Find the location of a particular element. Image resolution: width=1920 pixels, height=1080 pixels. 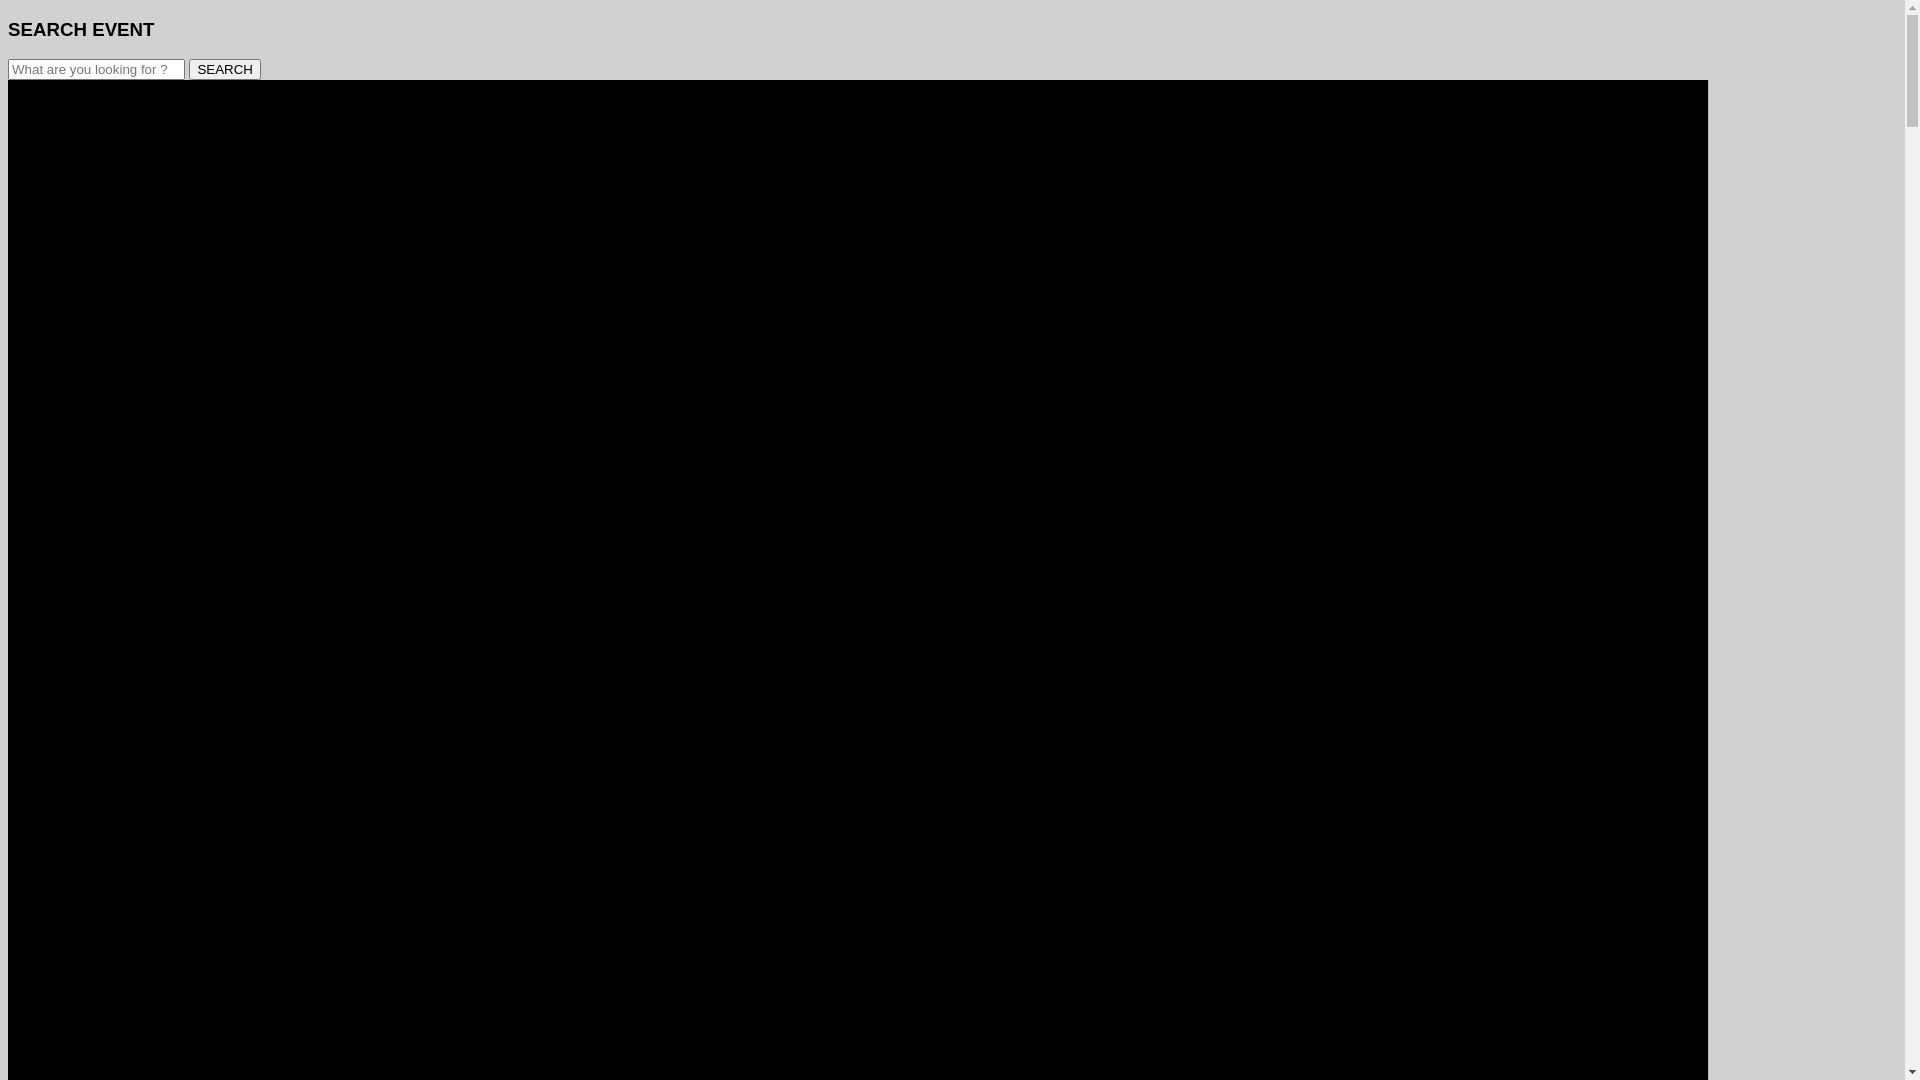

'SEARCH' is located at coordinates (225, 68).